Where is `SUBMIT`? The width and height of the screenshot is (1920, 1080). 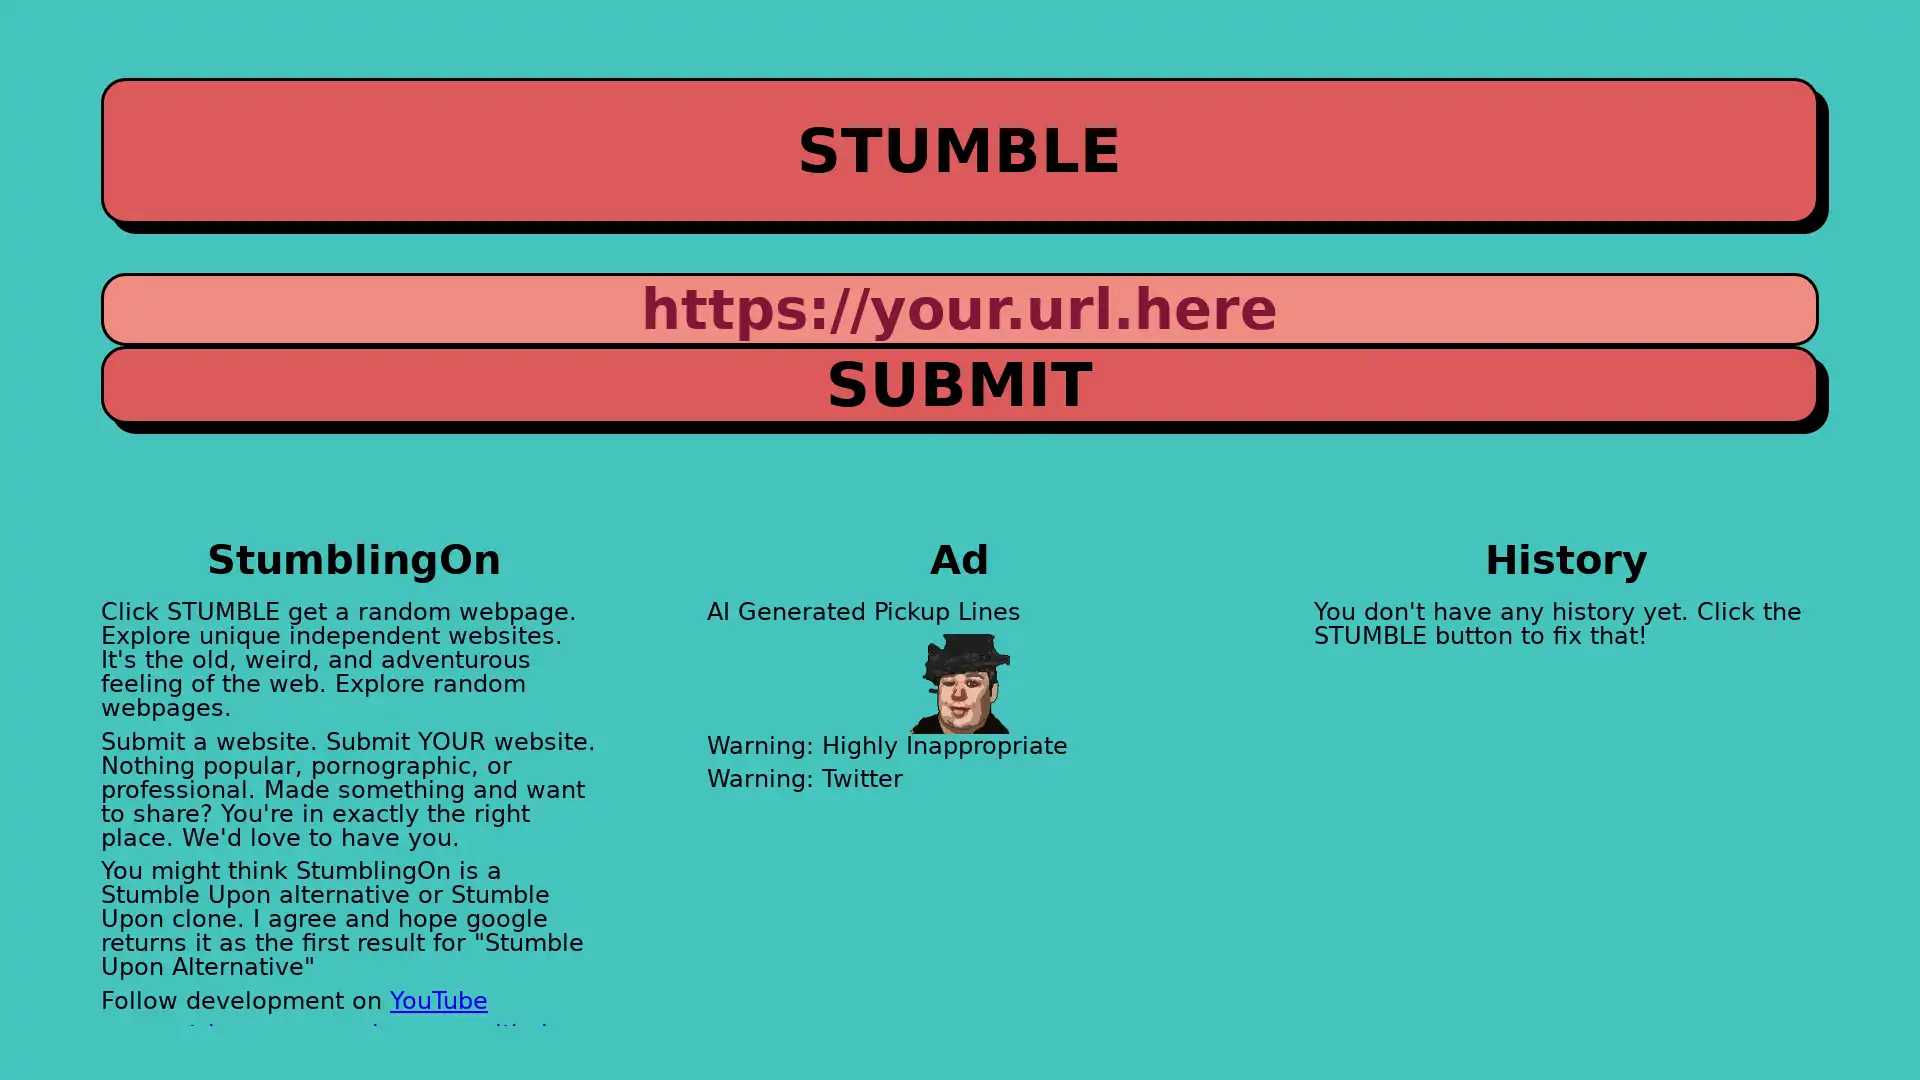
SUBMIT is located at coordinates (958, 384).